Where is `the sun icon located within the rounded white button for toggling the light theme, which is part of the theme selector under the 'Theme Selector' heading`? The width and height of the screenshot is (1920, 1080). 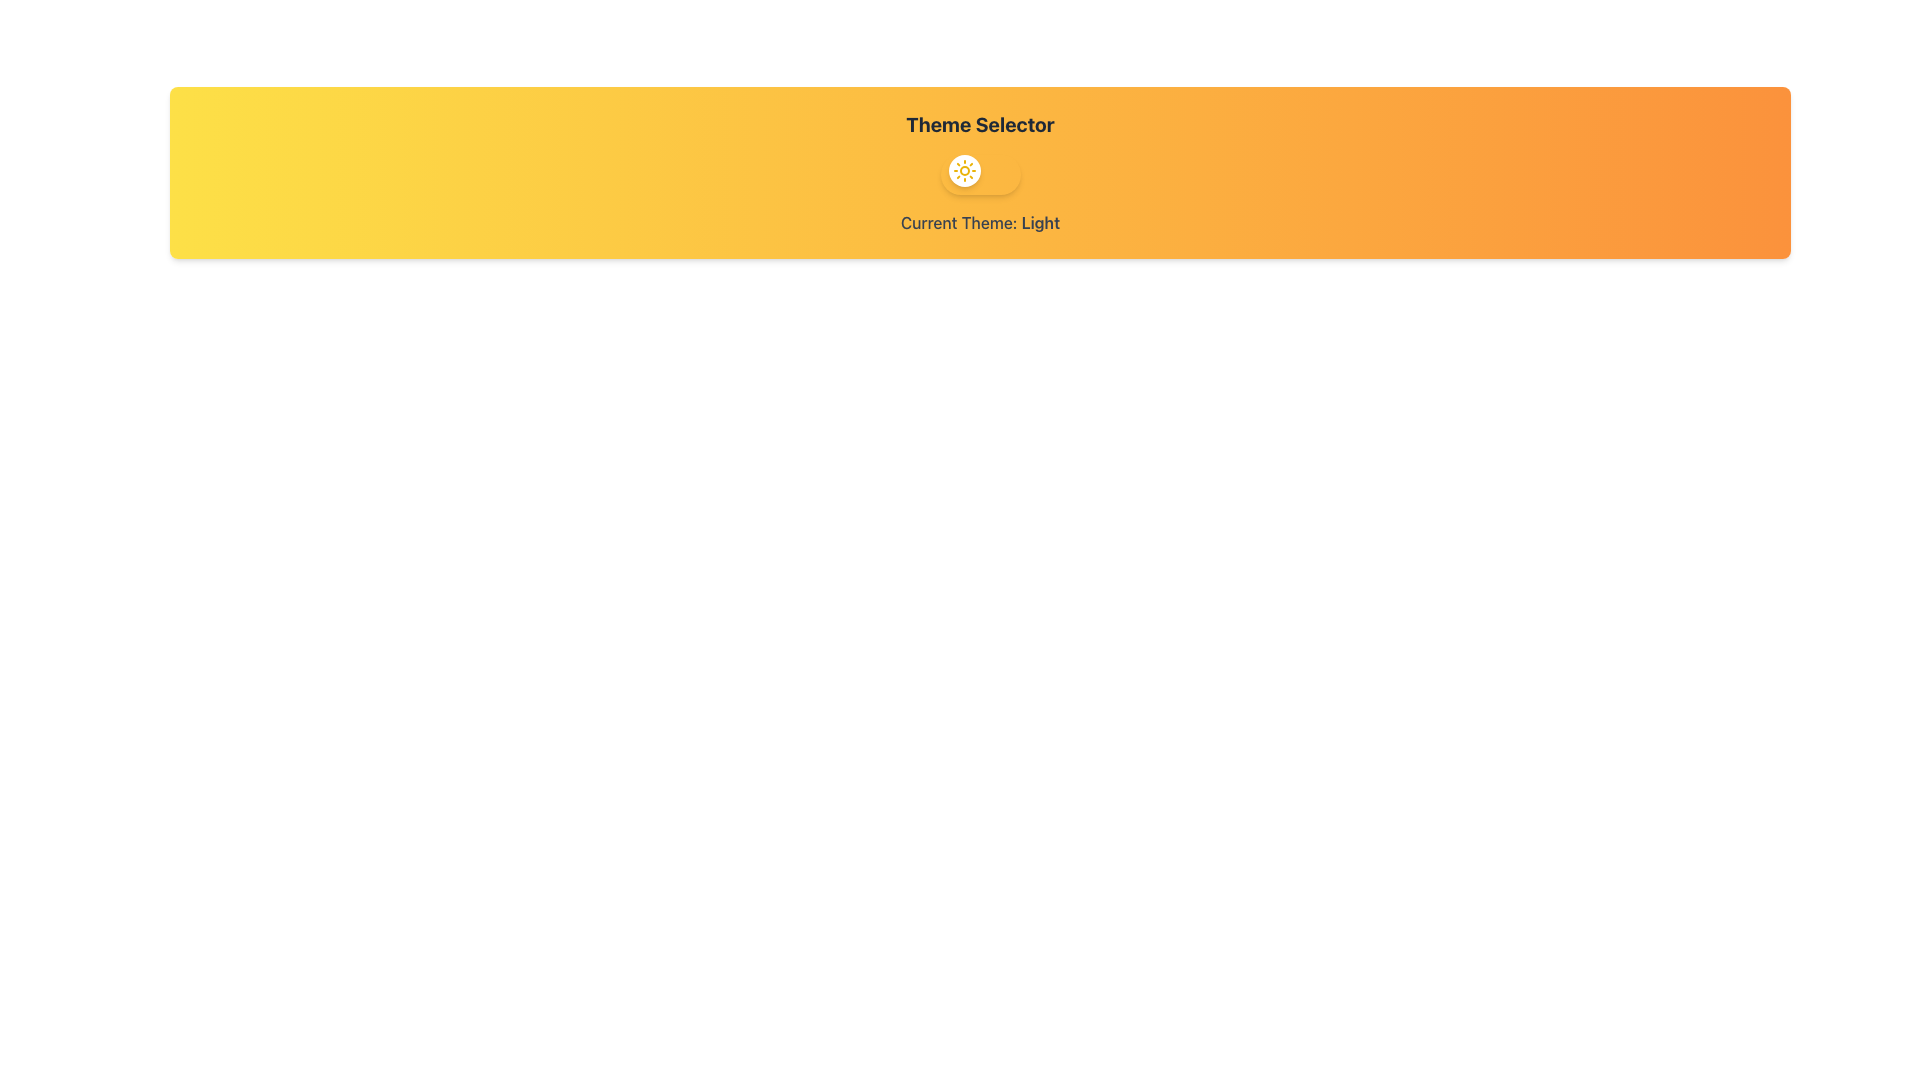 the sun icon located within the rounded white button for toggling the light theme, which is part of the theme selector under the 'Theme Selector' heading is located at coordinates (964, 169).